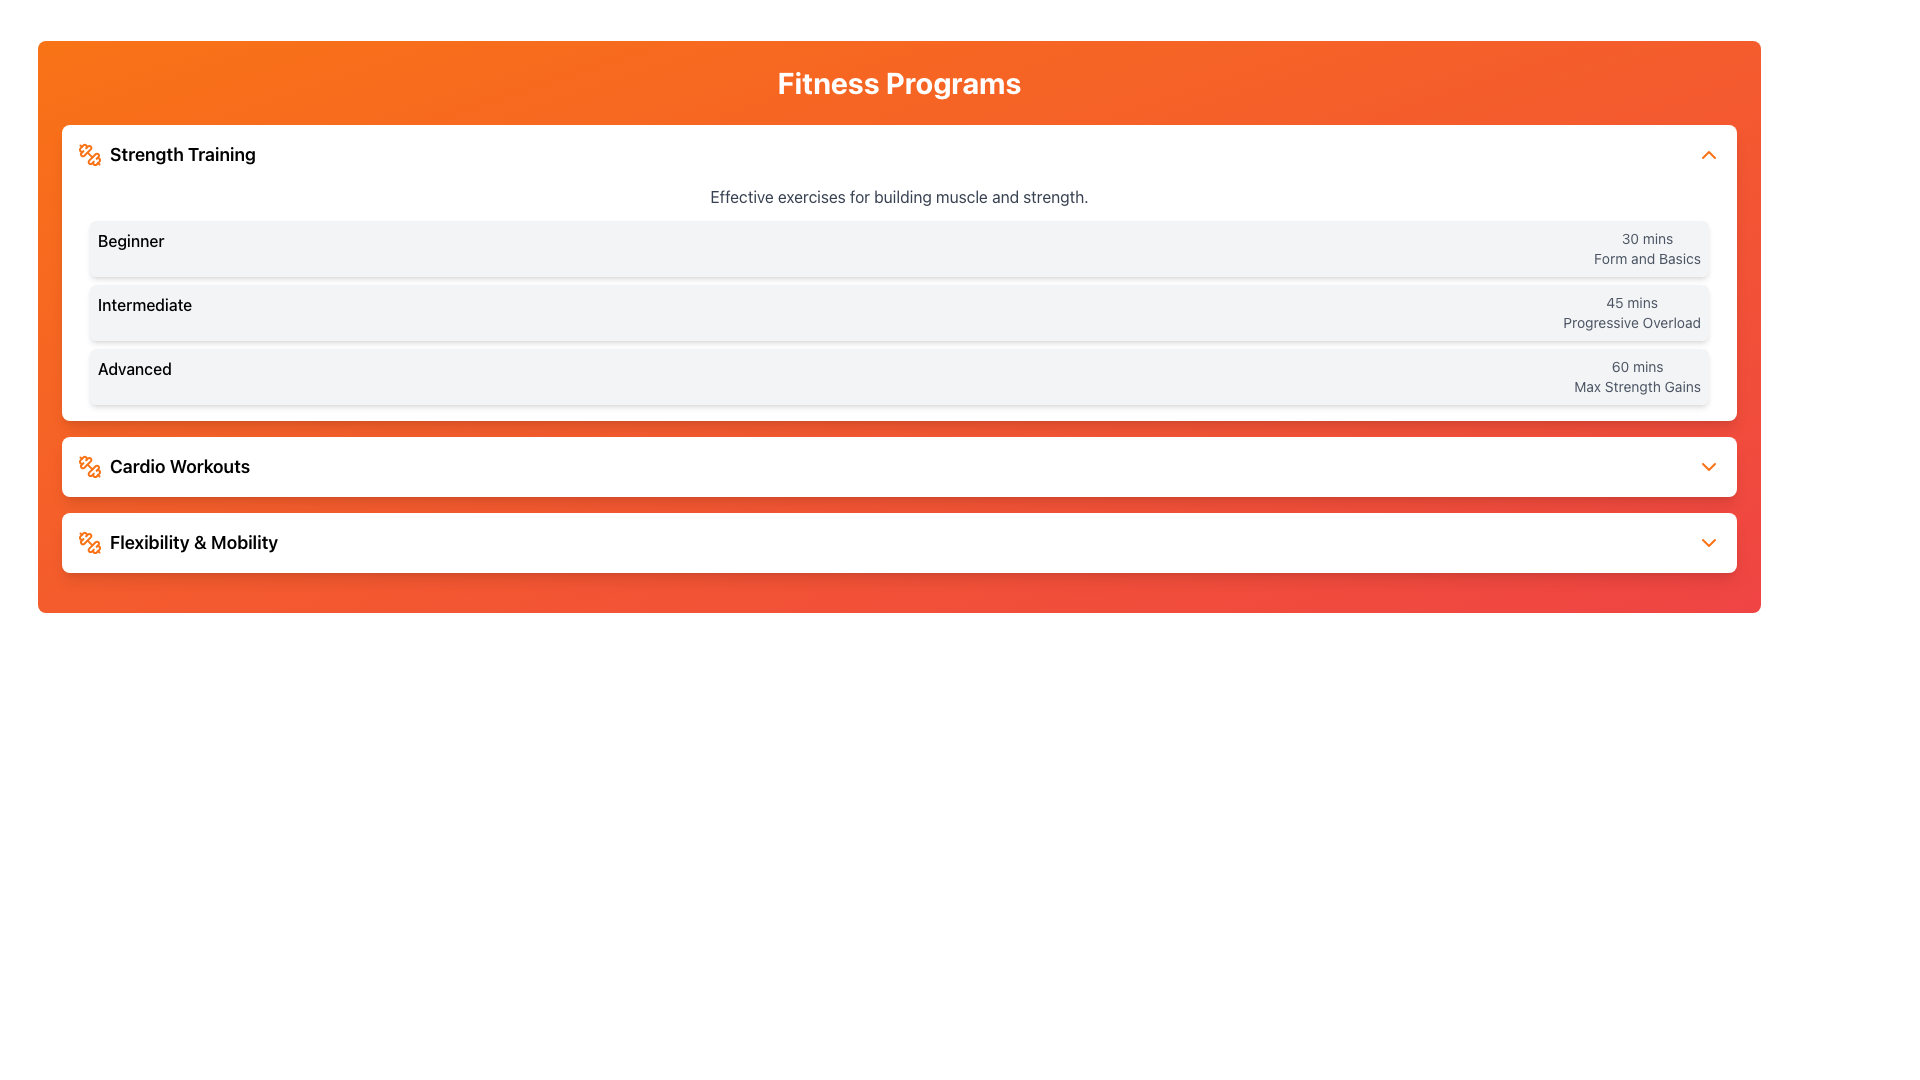 Image resolution: width=1920 pixels, height=1080 pixels. What do you see at coordinates (1637, 386) in the screenshot?
I see `the static text label displaying 'Max Strength Gains', which is located at the bottom-right of the card in the 'Advanced' section of the 'Strength Training' category` at bounding box center [1637, 386].